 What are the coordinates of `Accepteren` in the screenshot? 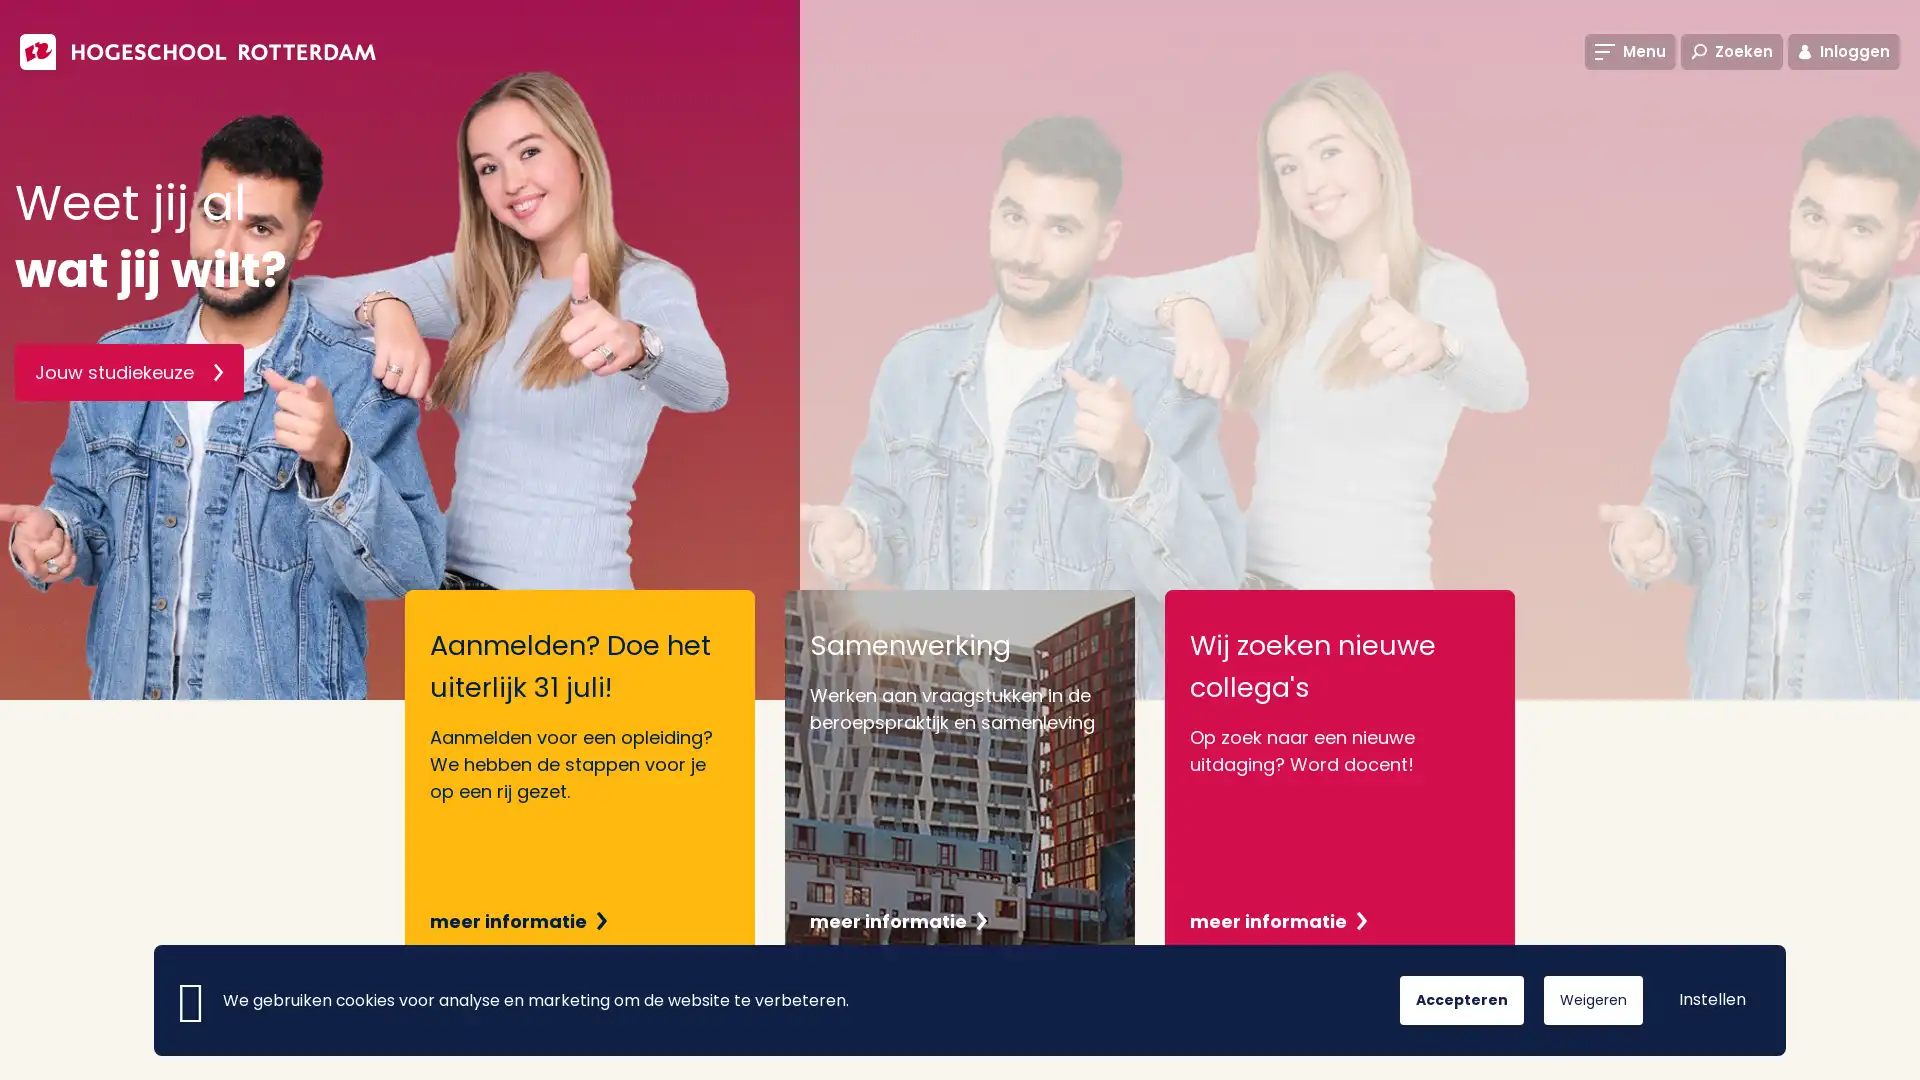 It's located at (1460, 1000).